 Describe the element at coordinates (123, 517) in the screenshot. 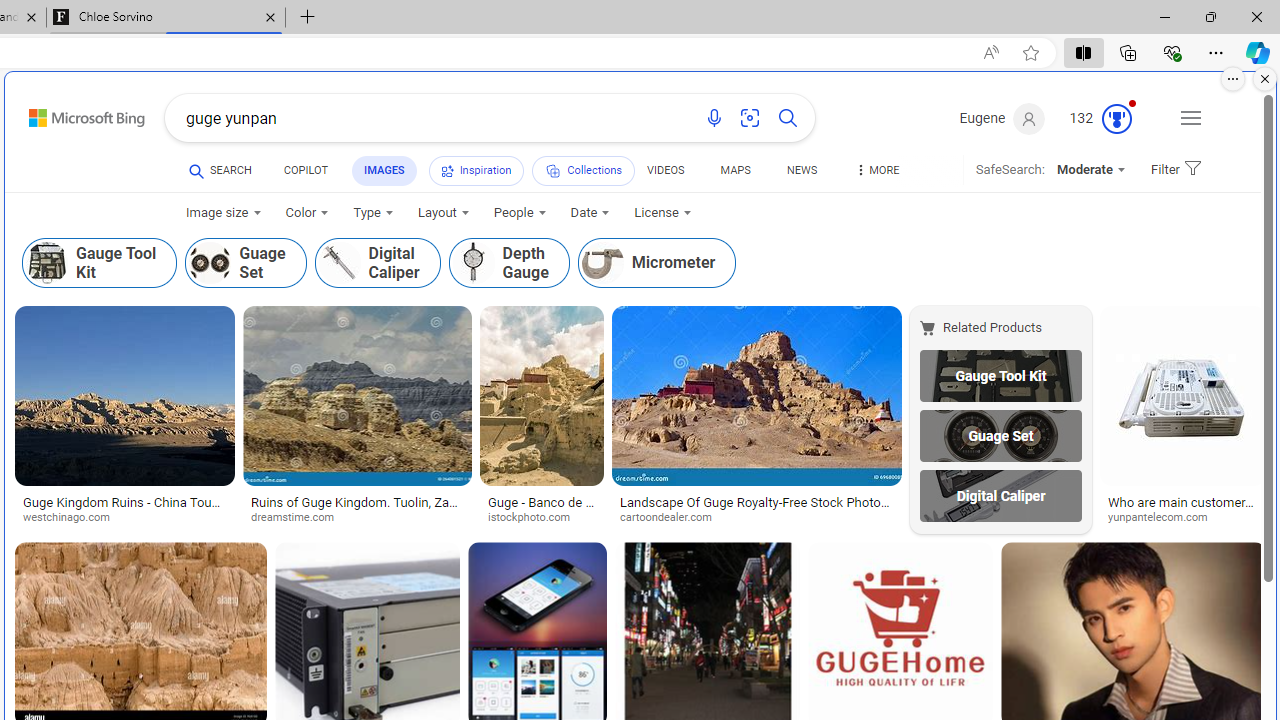

I see `'westchinago.com'` at that location.